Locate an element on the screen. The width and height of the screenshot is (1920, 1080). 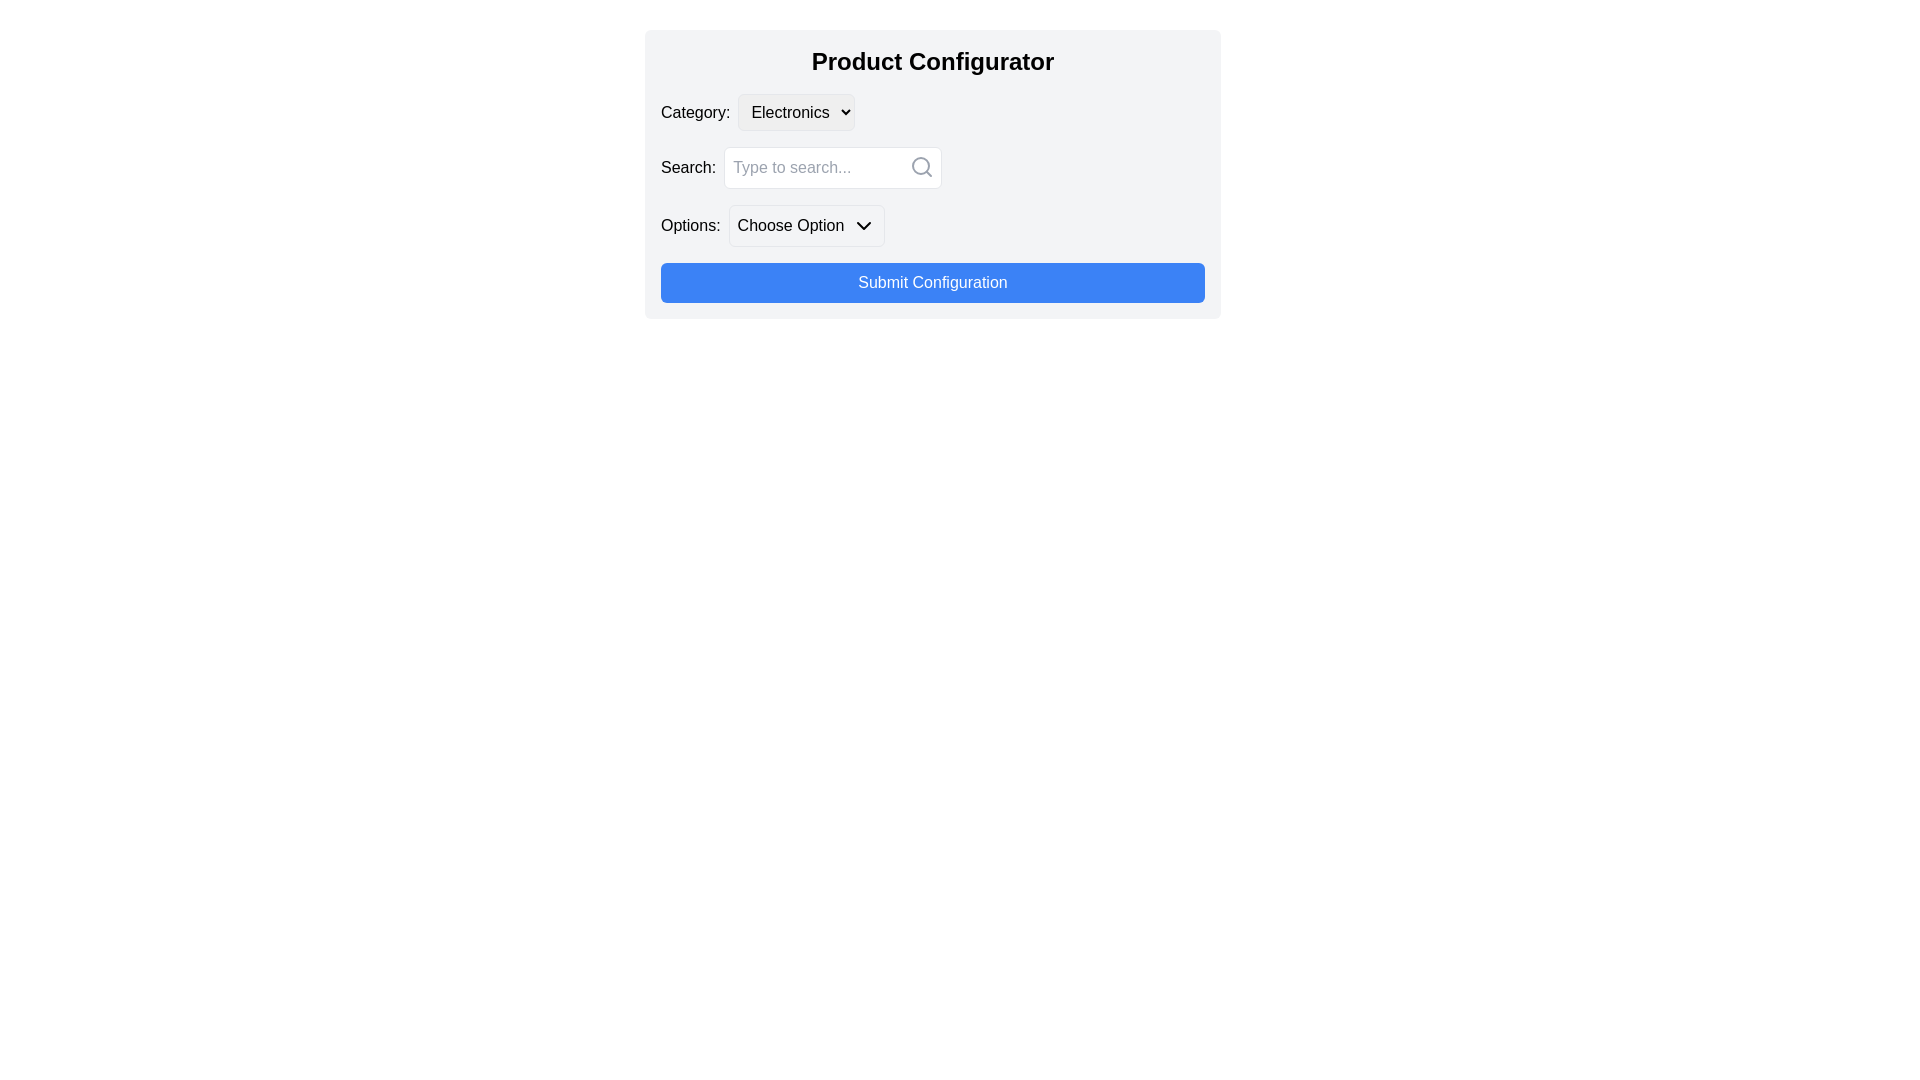
the 'Submit Configuration' button, which is a rectangular button with a blue background and white text, located at the bottom of the 'Product Configurator' section is located at coordinates (931, 282).